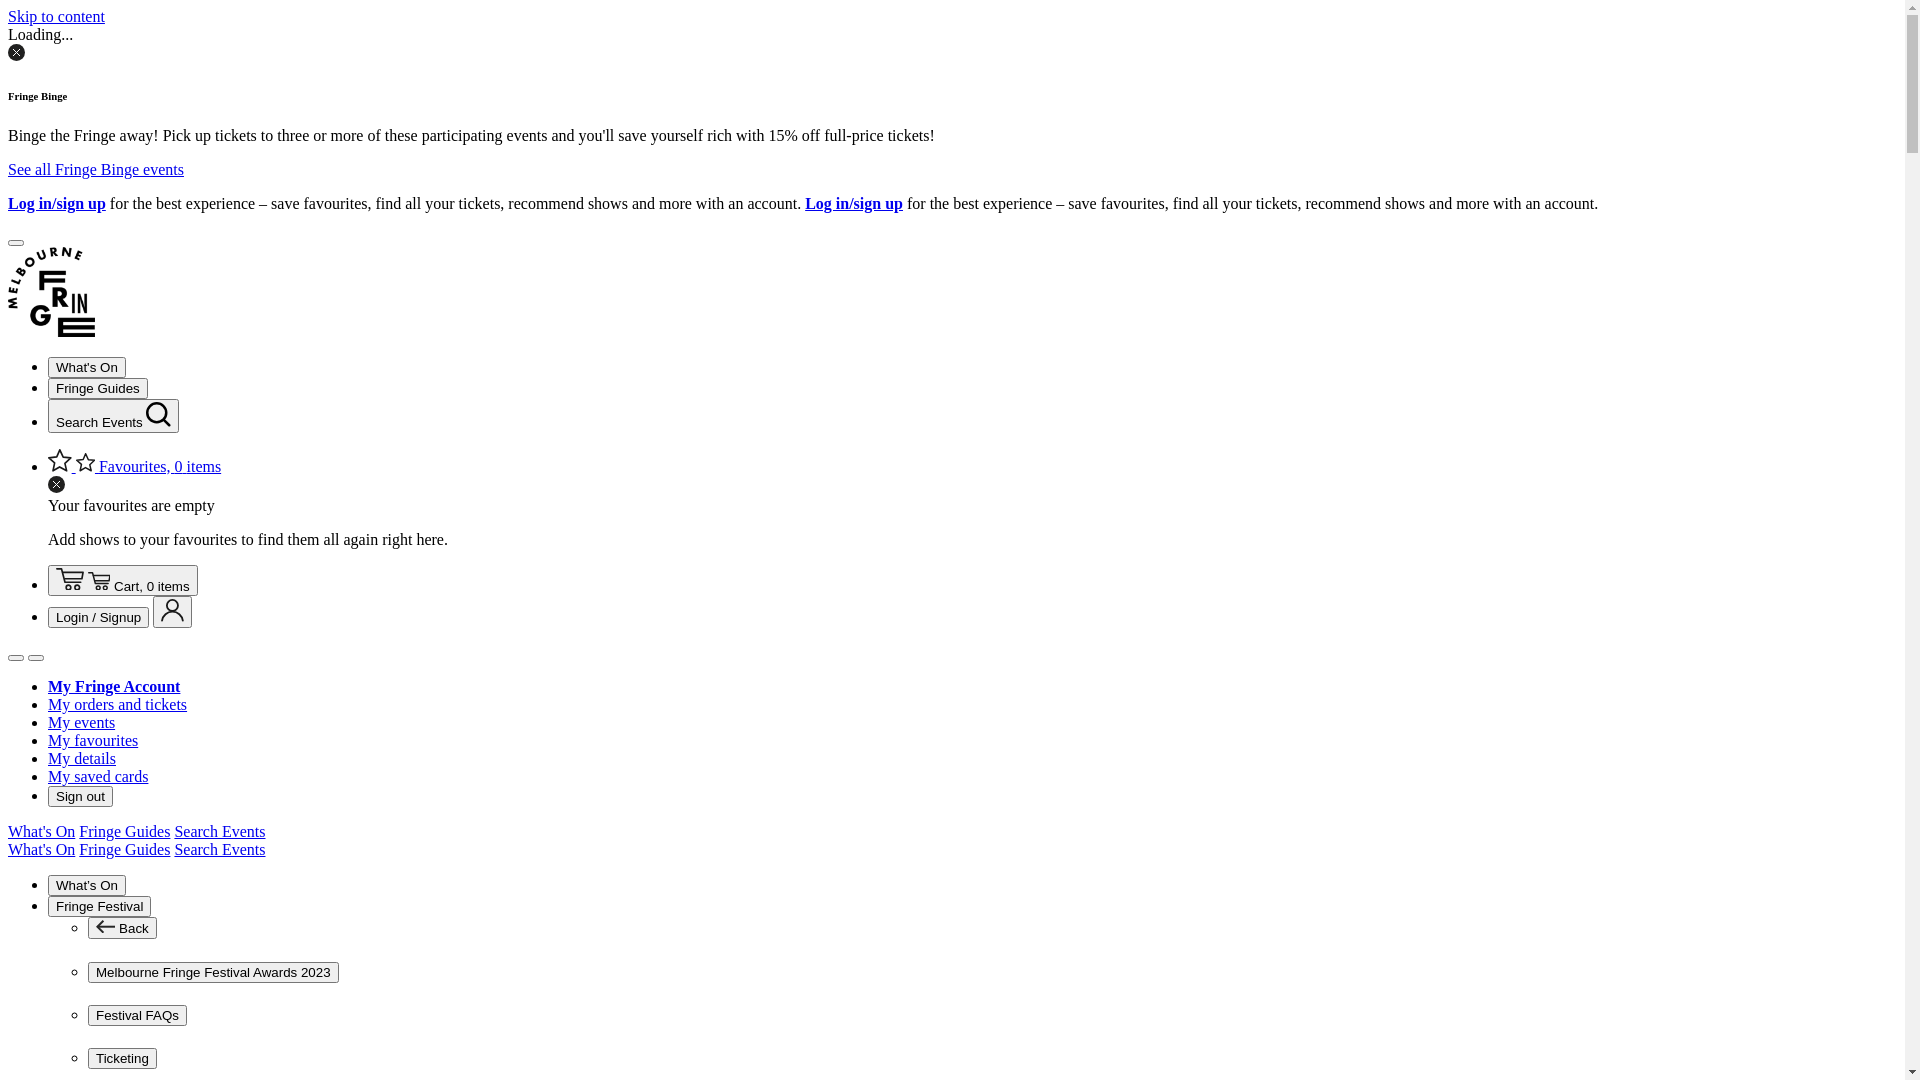 Image resolution: width=1920 pixels, height=1080 pixels. I want to click on 'What's On', so click(41, 849).